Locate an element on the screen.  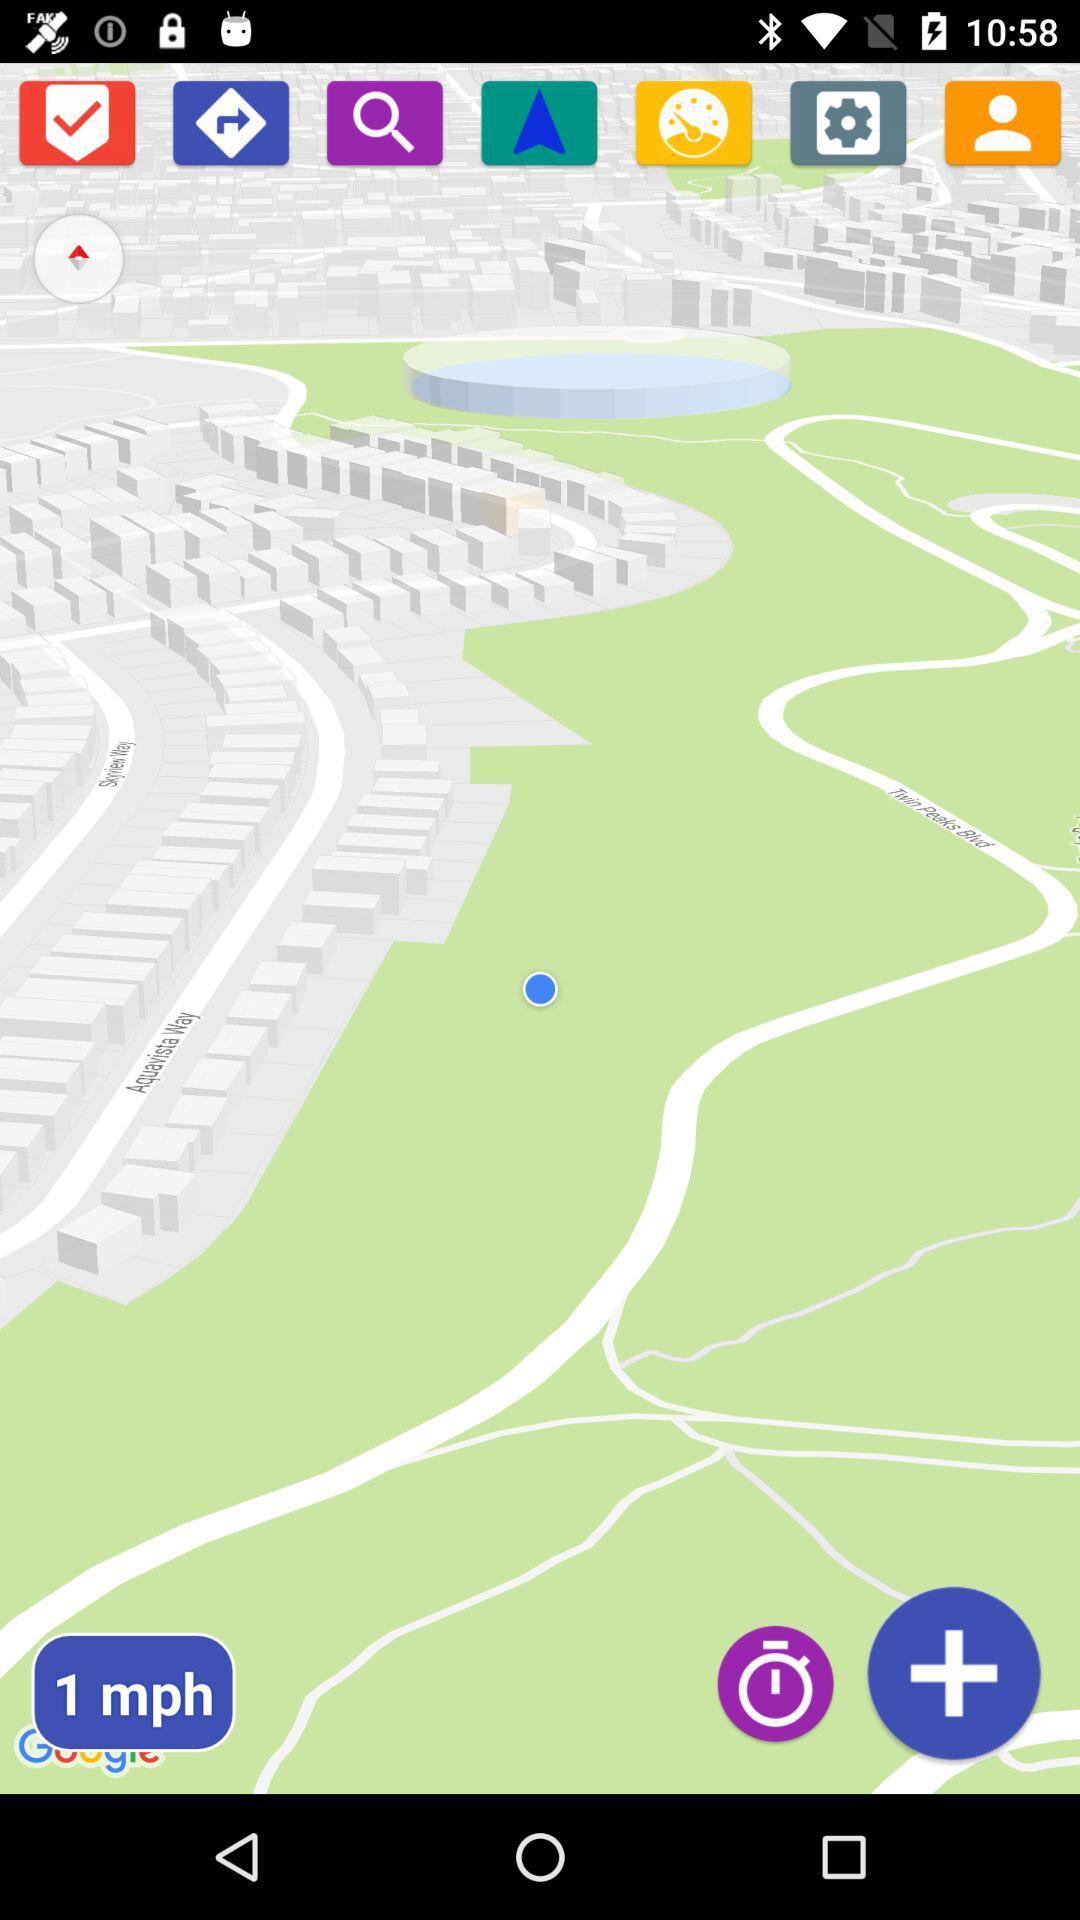
settings is located at coordinates (848, 121).